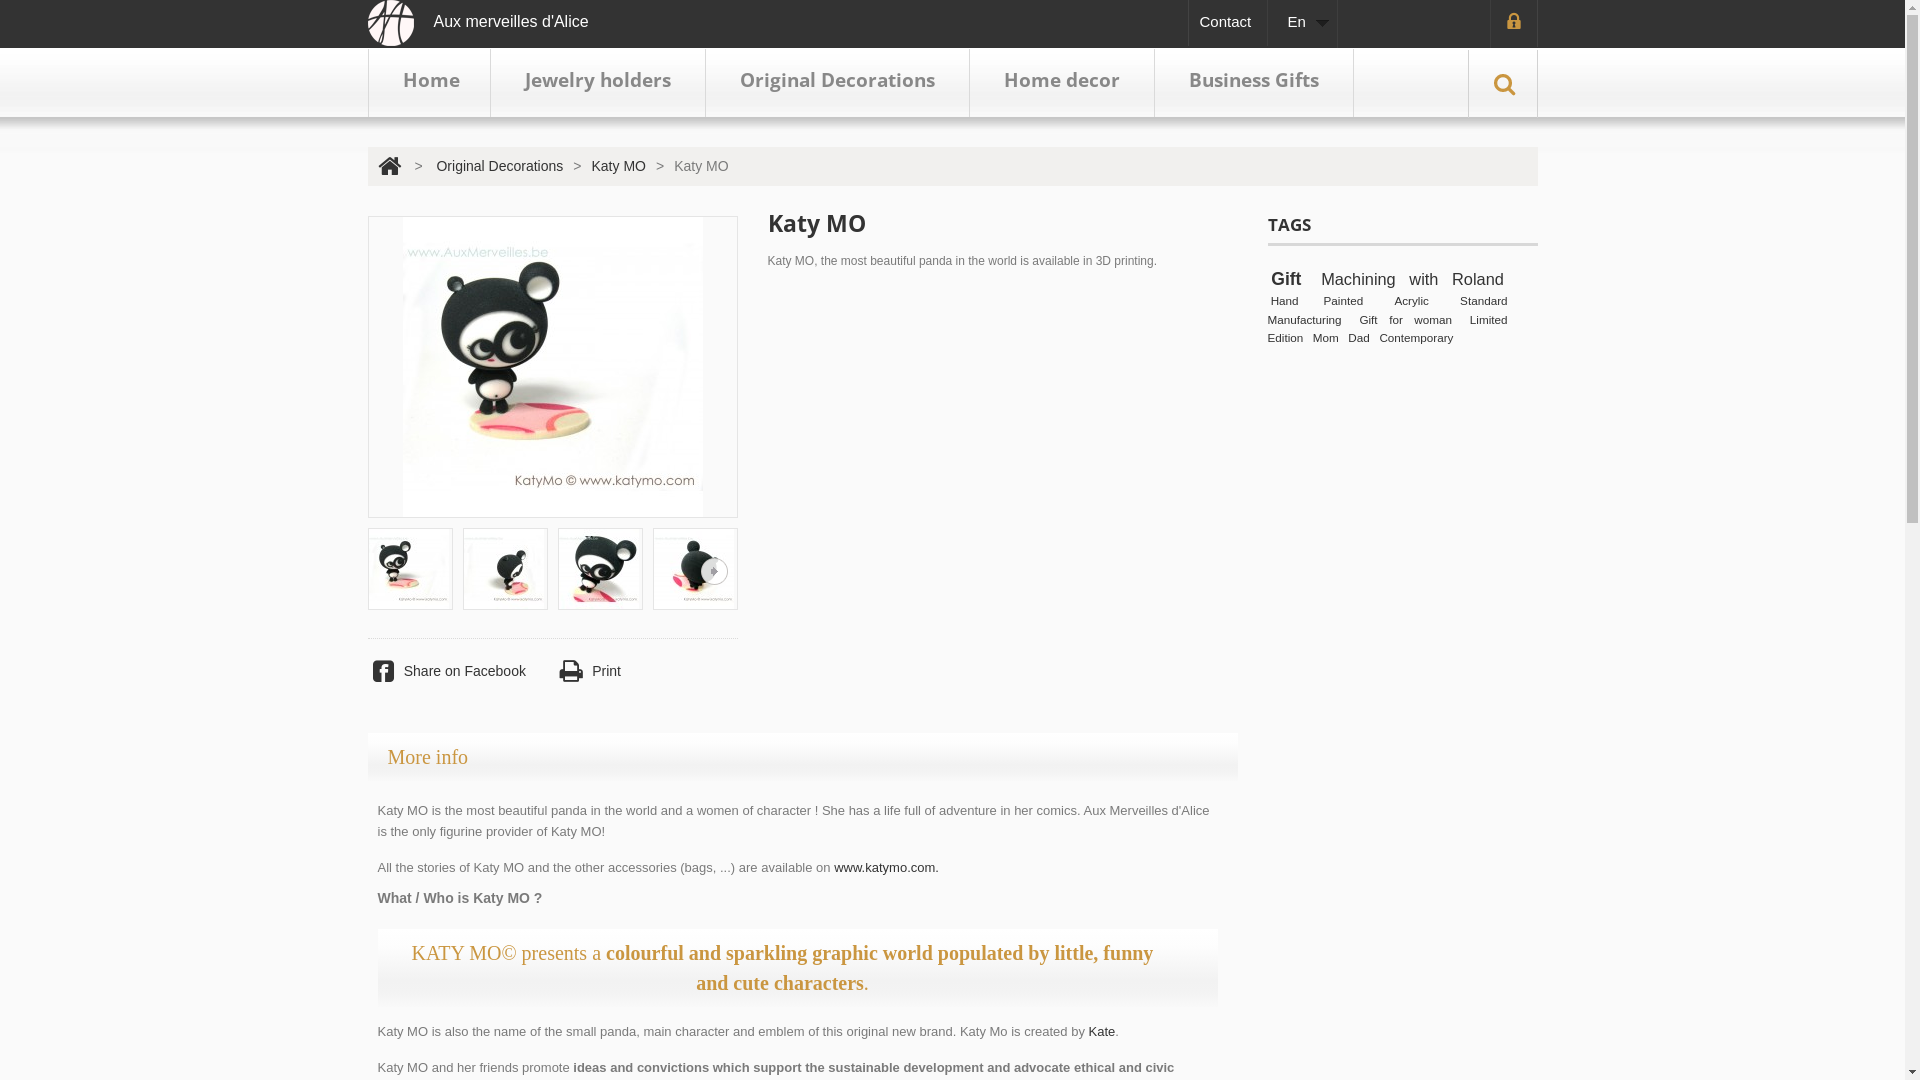 This screenshot has width=1920, height=1080. Describe the element at coordinates (1266, 311) in the screenshot. I see `'Standard Manufacturing'` at that location.